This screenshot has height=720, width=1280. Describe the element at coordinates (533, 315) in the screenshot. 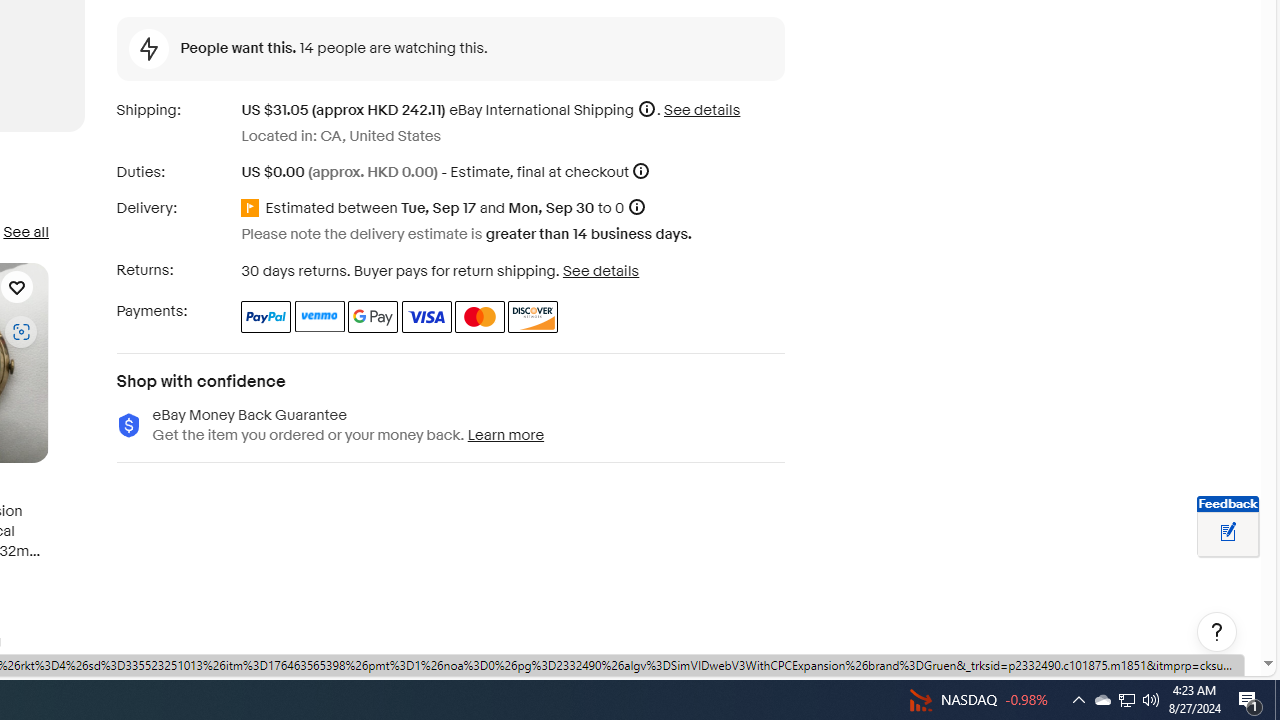

I see `'Discover'` at that location.